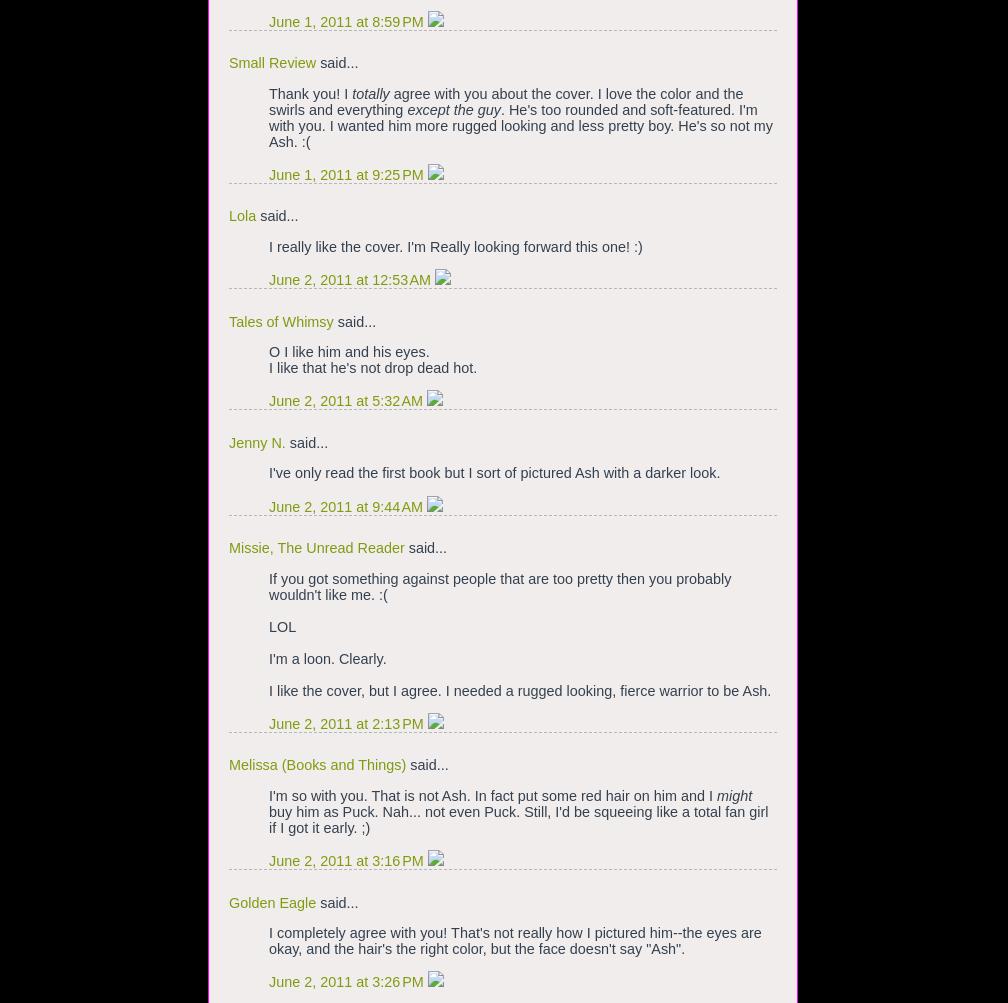 The width and height of the screenshot is (1008, 1003). Describe the element at coordinates (455, 246) in the screenshot. I see `'I really like the cover. I'm Really looking forward this one! :)'` at that location.